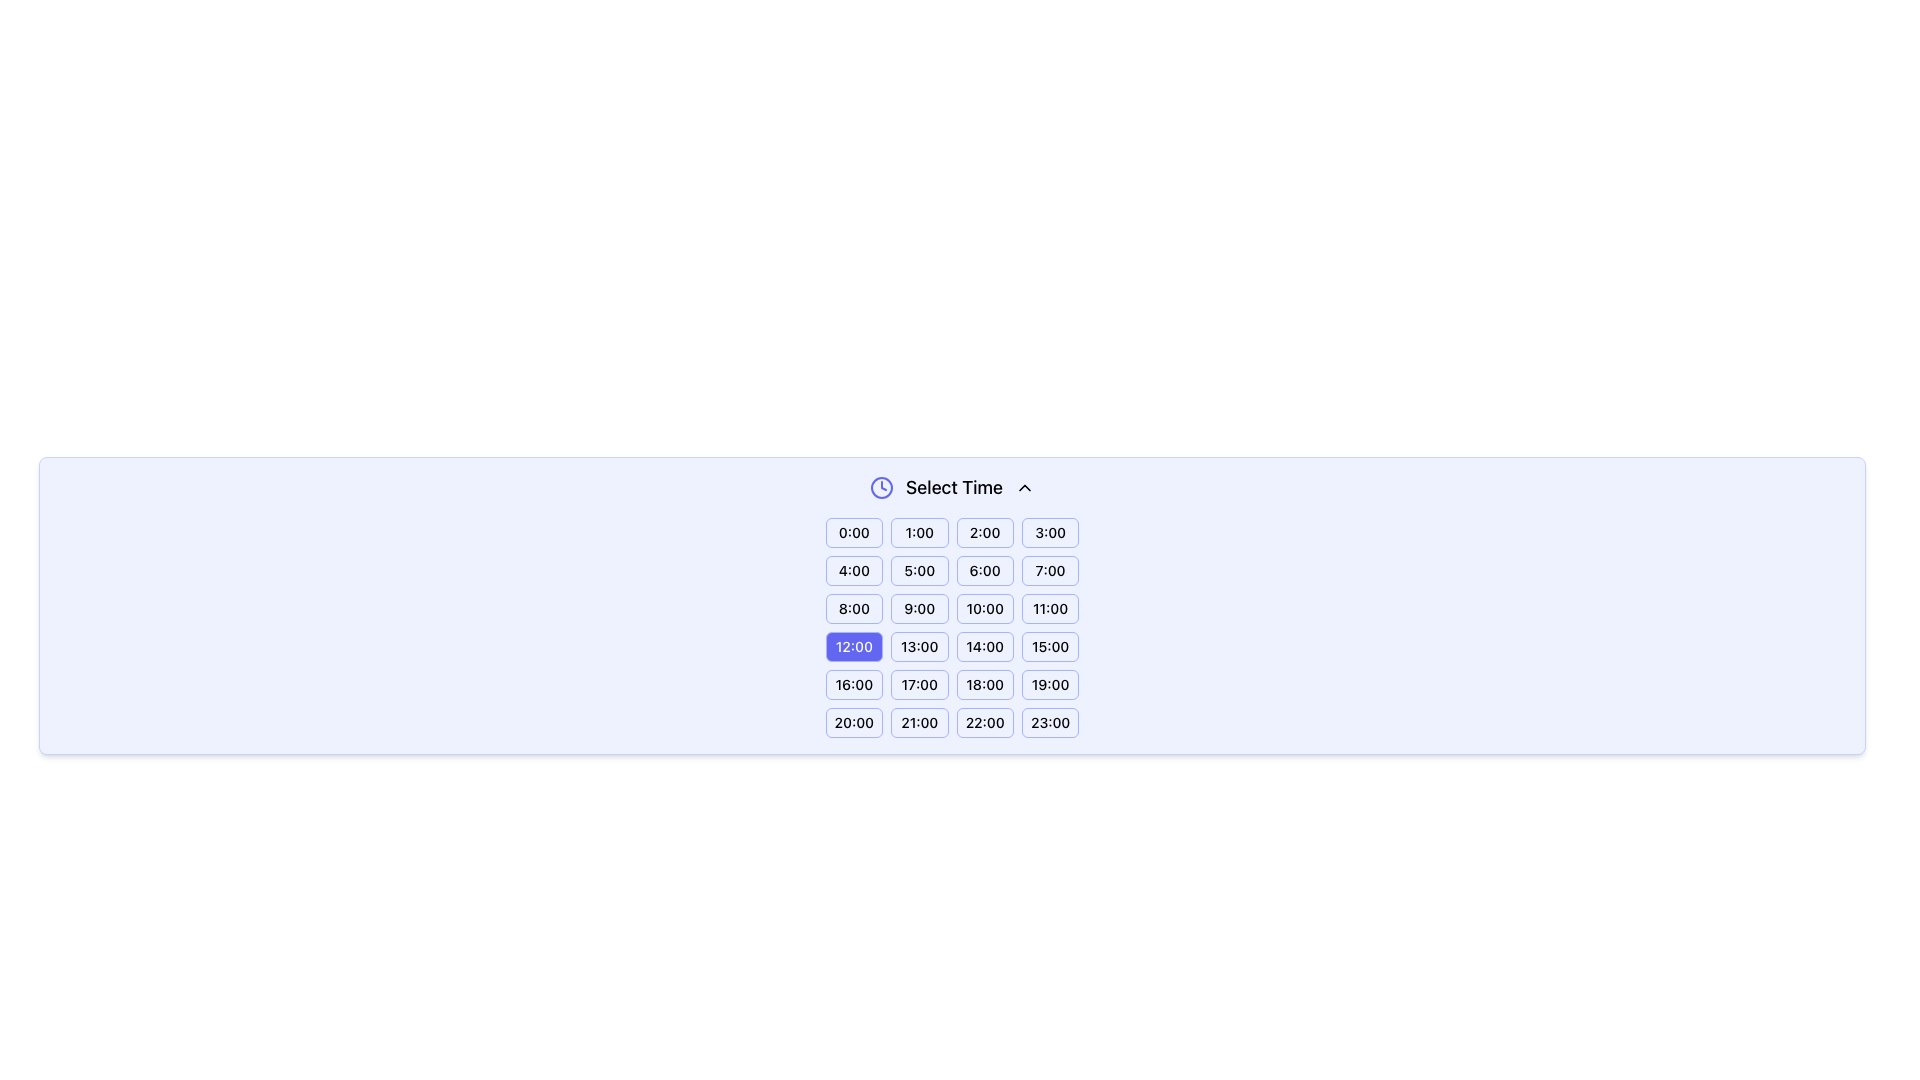 The image size is (1920, 1080). I want to click on the button that selects the time '6:00' in the time selection grid, located in the second row and third column, so click(985, 570).